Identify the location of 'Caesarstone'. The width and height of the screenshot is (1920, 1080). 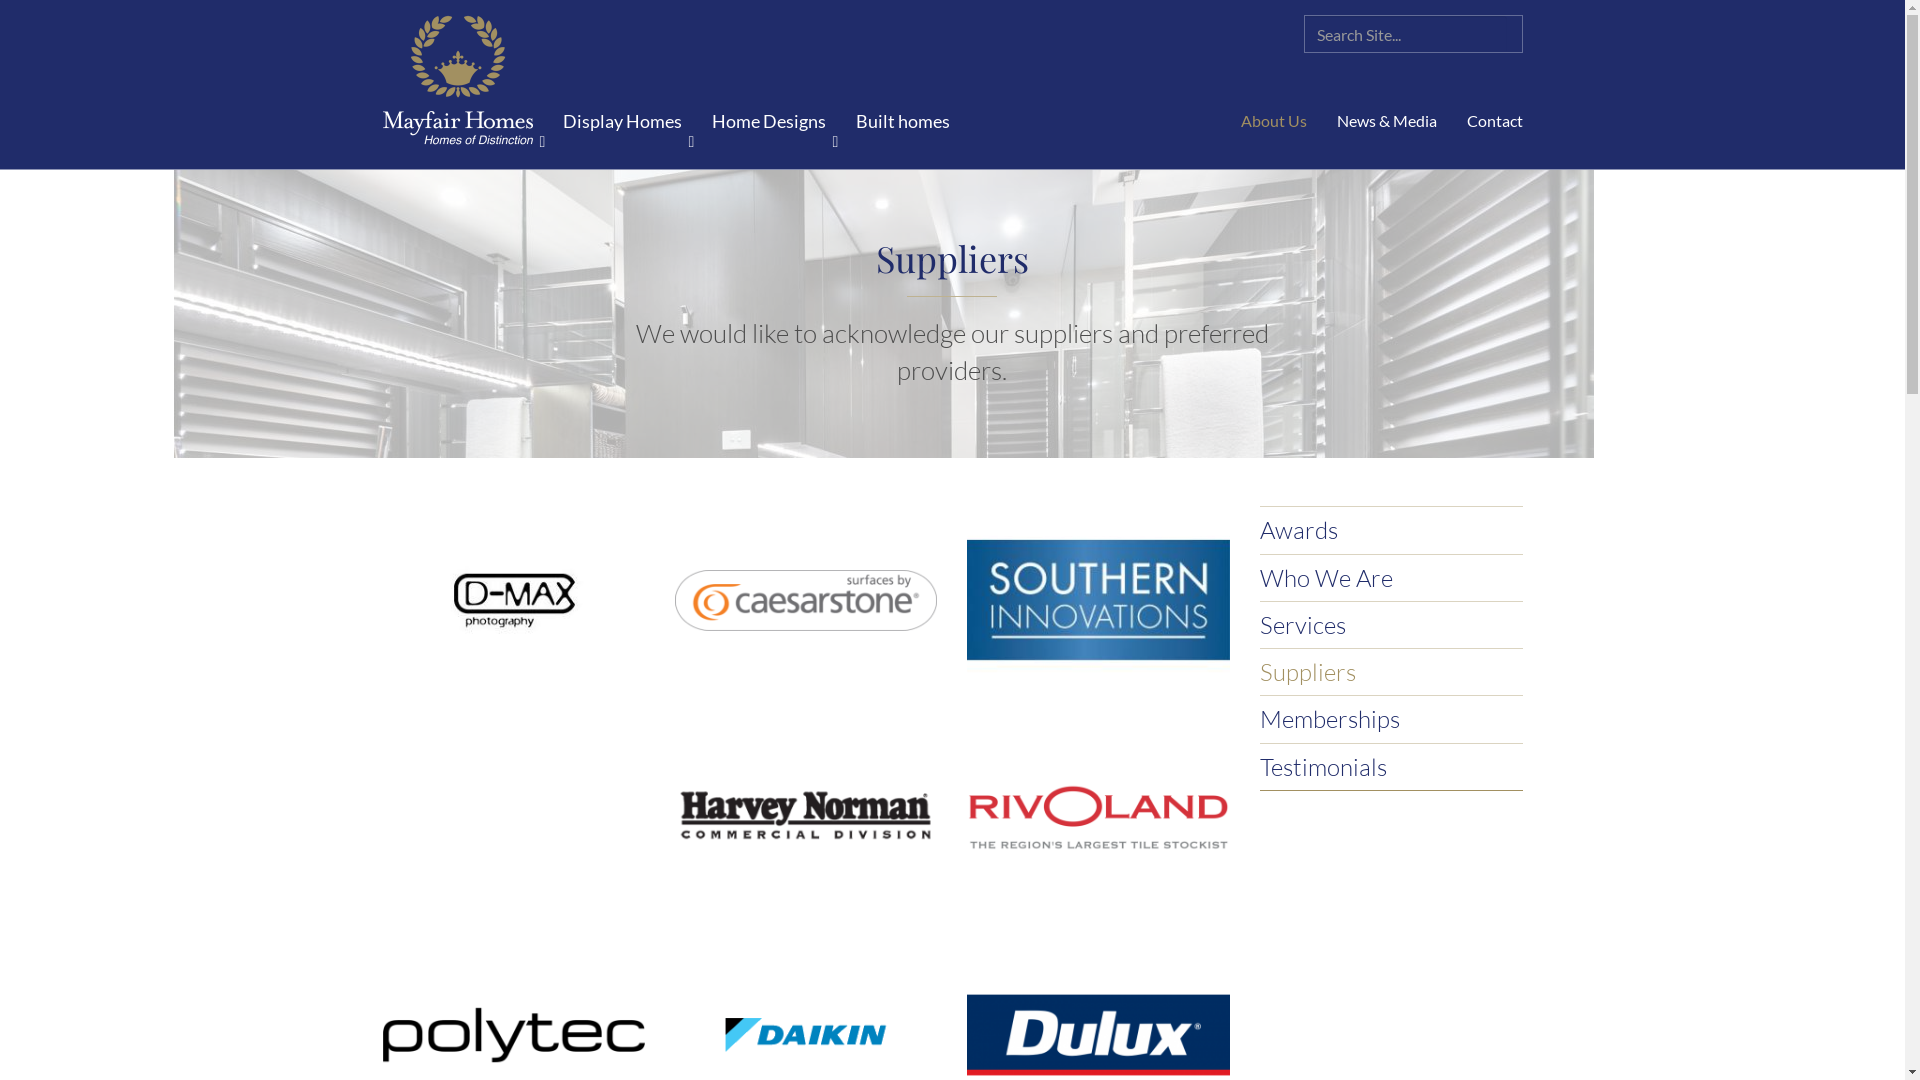
(675, 598).